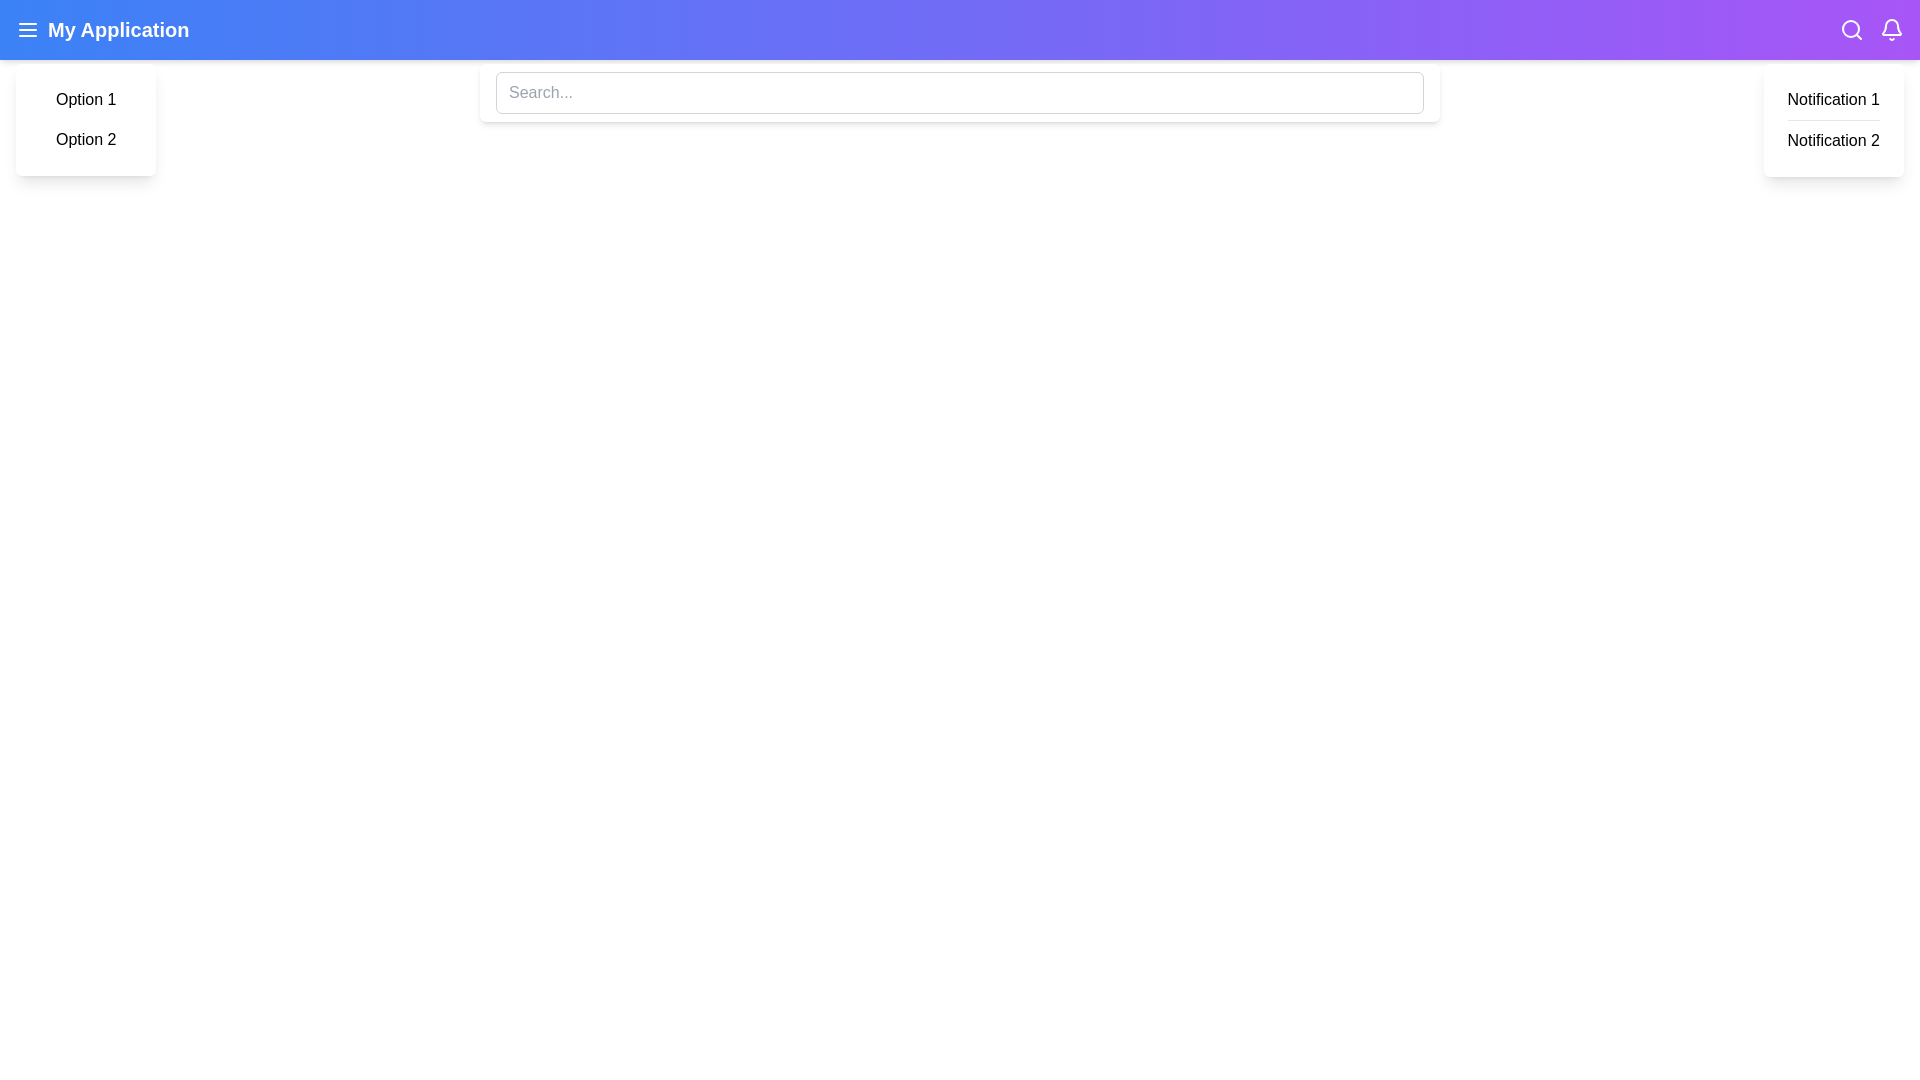 The width and height of the screenshot is (1920, 1080). Describe the element at coordinates (1833, 140) in the screenshot. I see `contents of the second notification in the notification list located at the top-right corner of the user interface` at that location.